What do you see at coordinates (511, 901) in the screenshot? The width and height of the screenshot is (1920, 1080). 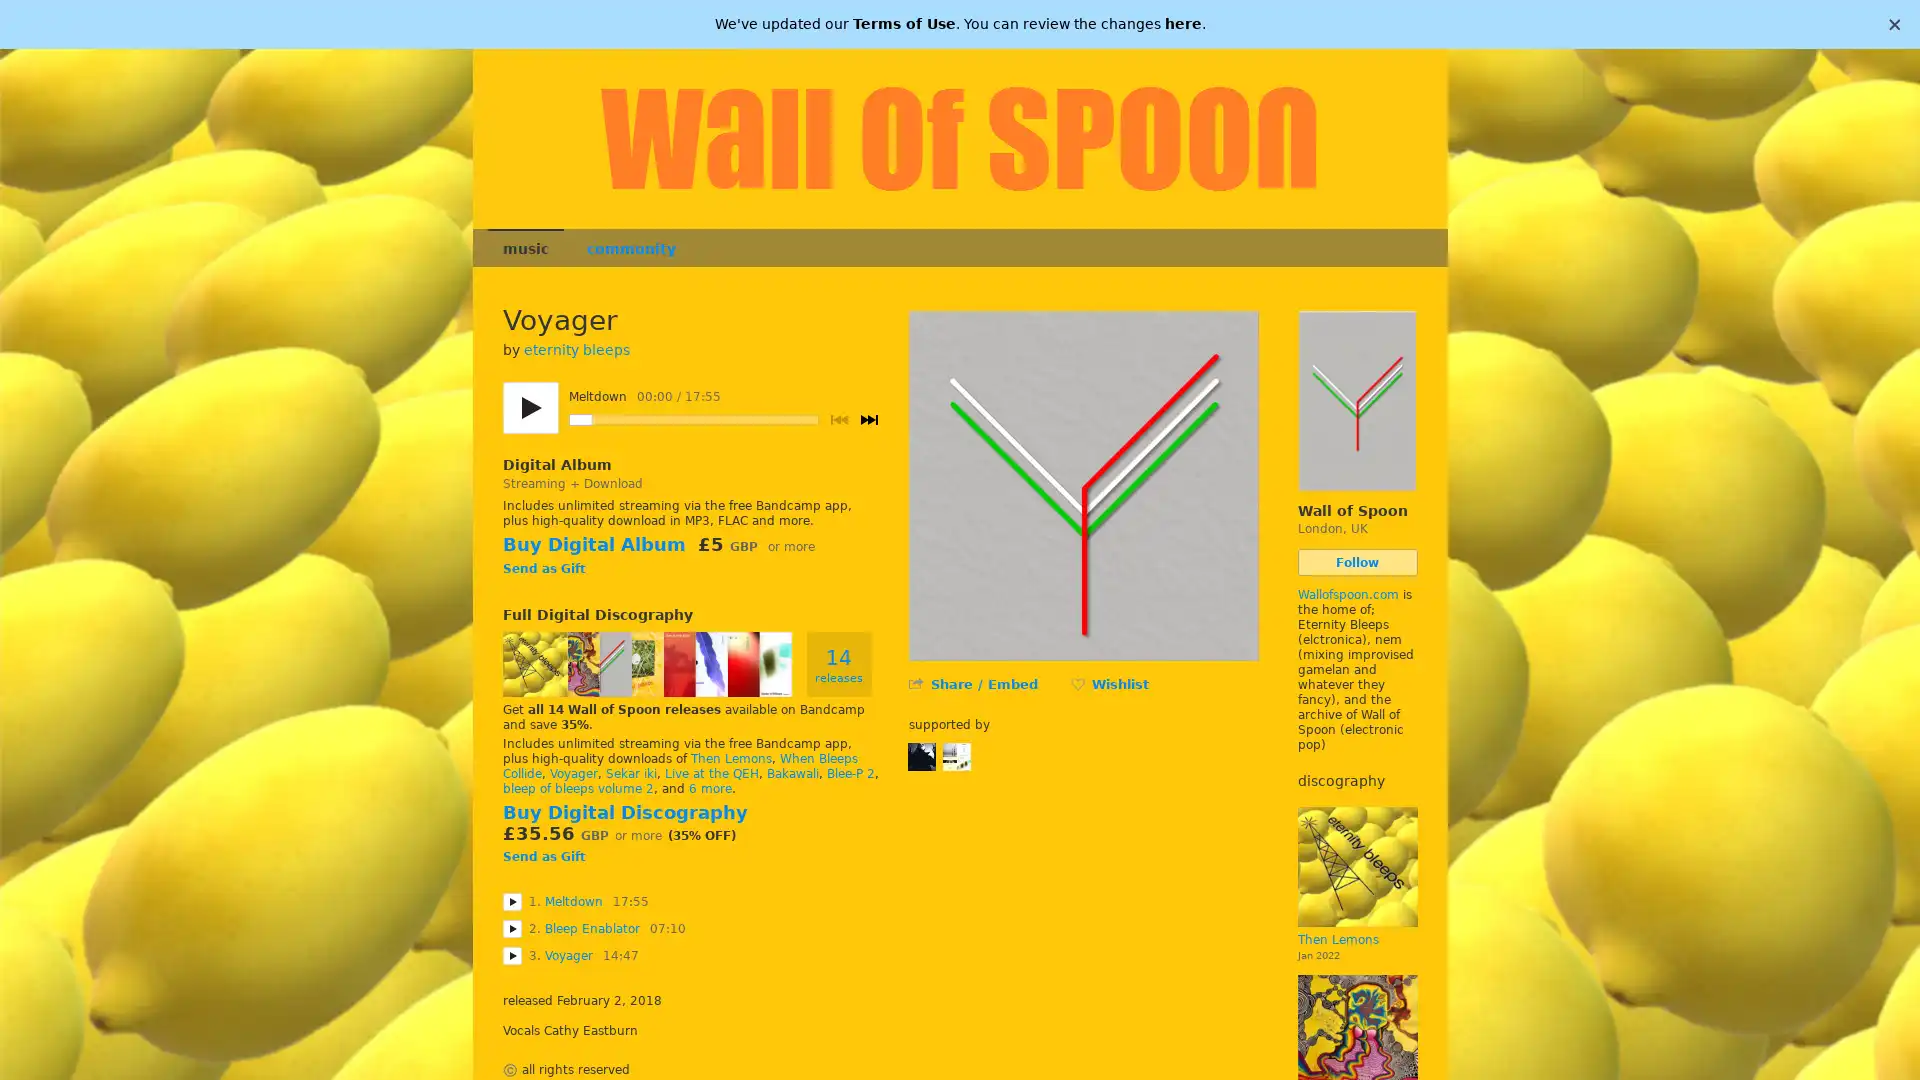 I see `Play Meltdown` at bounding box center [511, 901].